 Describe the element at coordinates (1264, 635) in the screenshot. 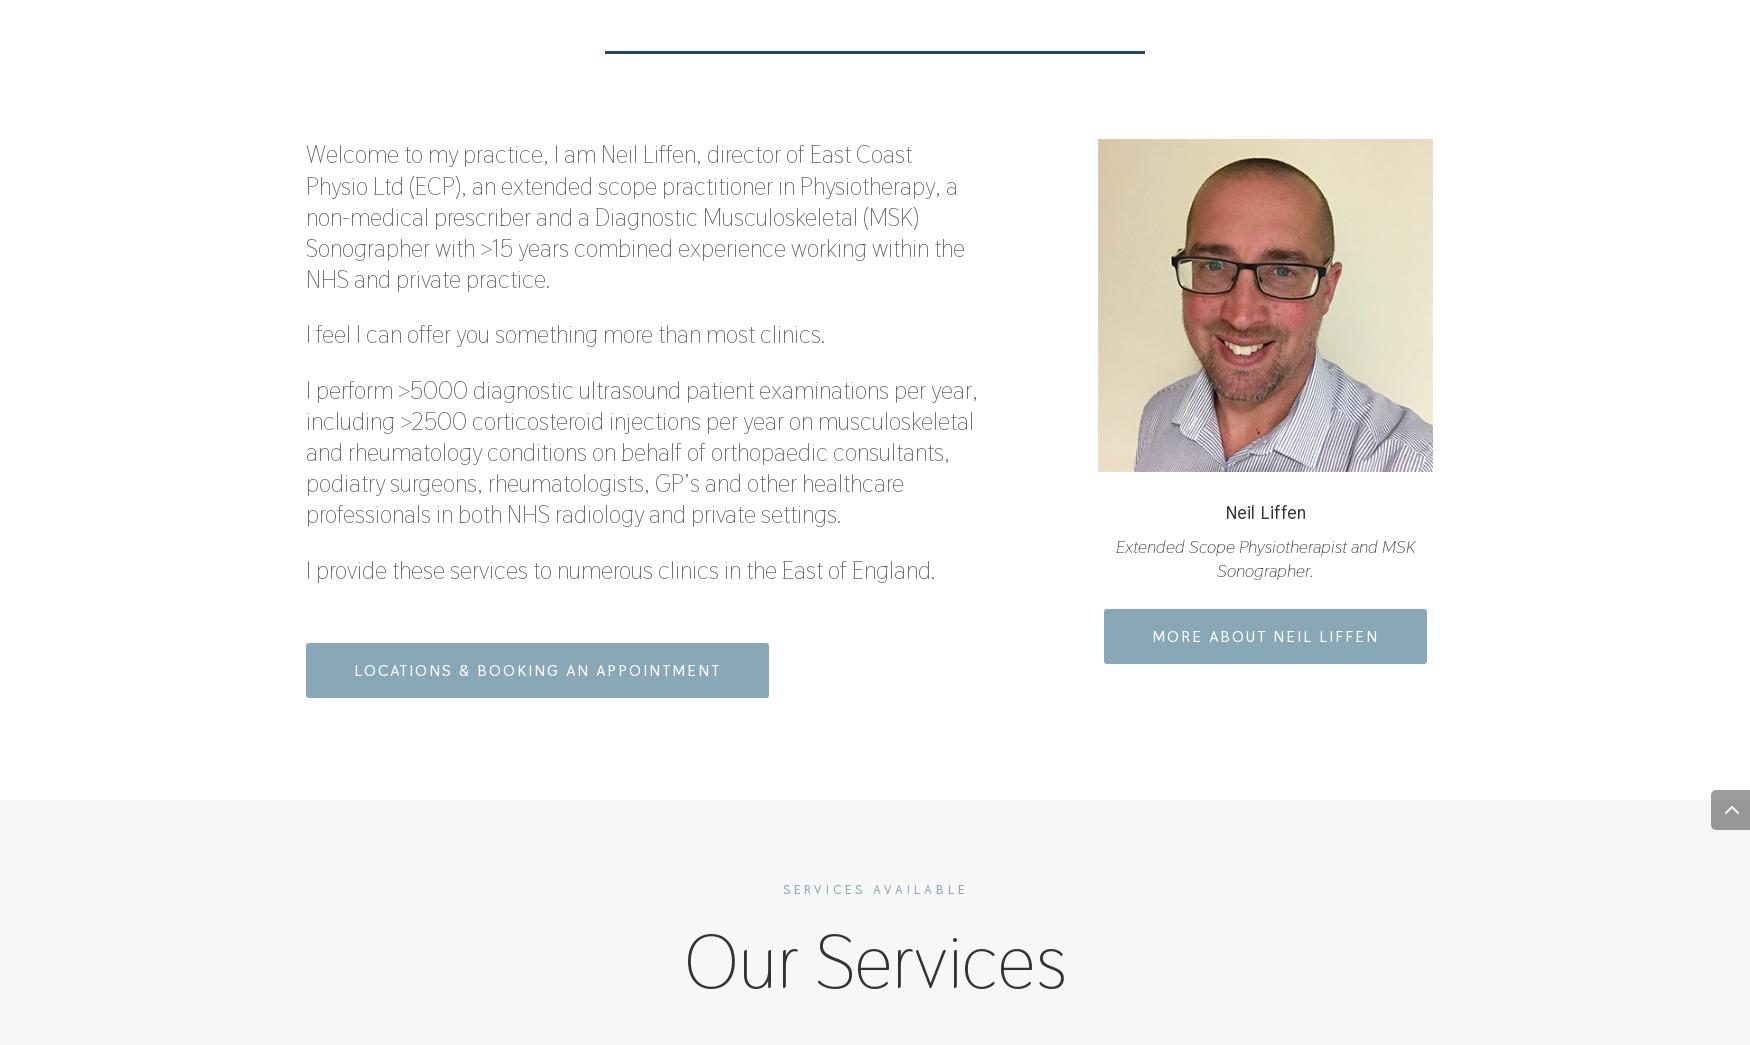

I see `'MORE ABOUT NEIL LIFFEN'` at that location.